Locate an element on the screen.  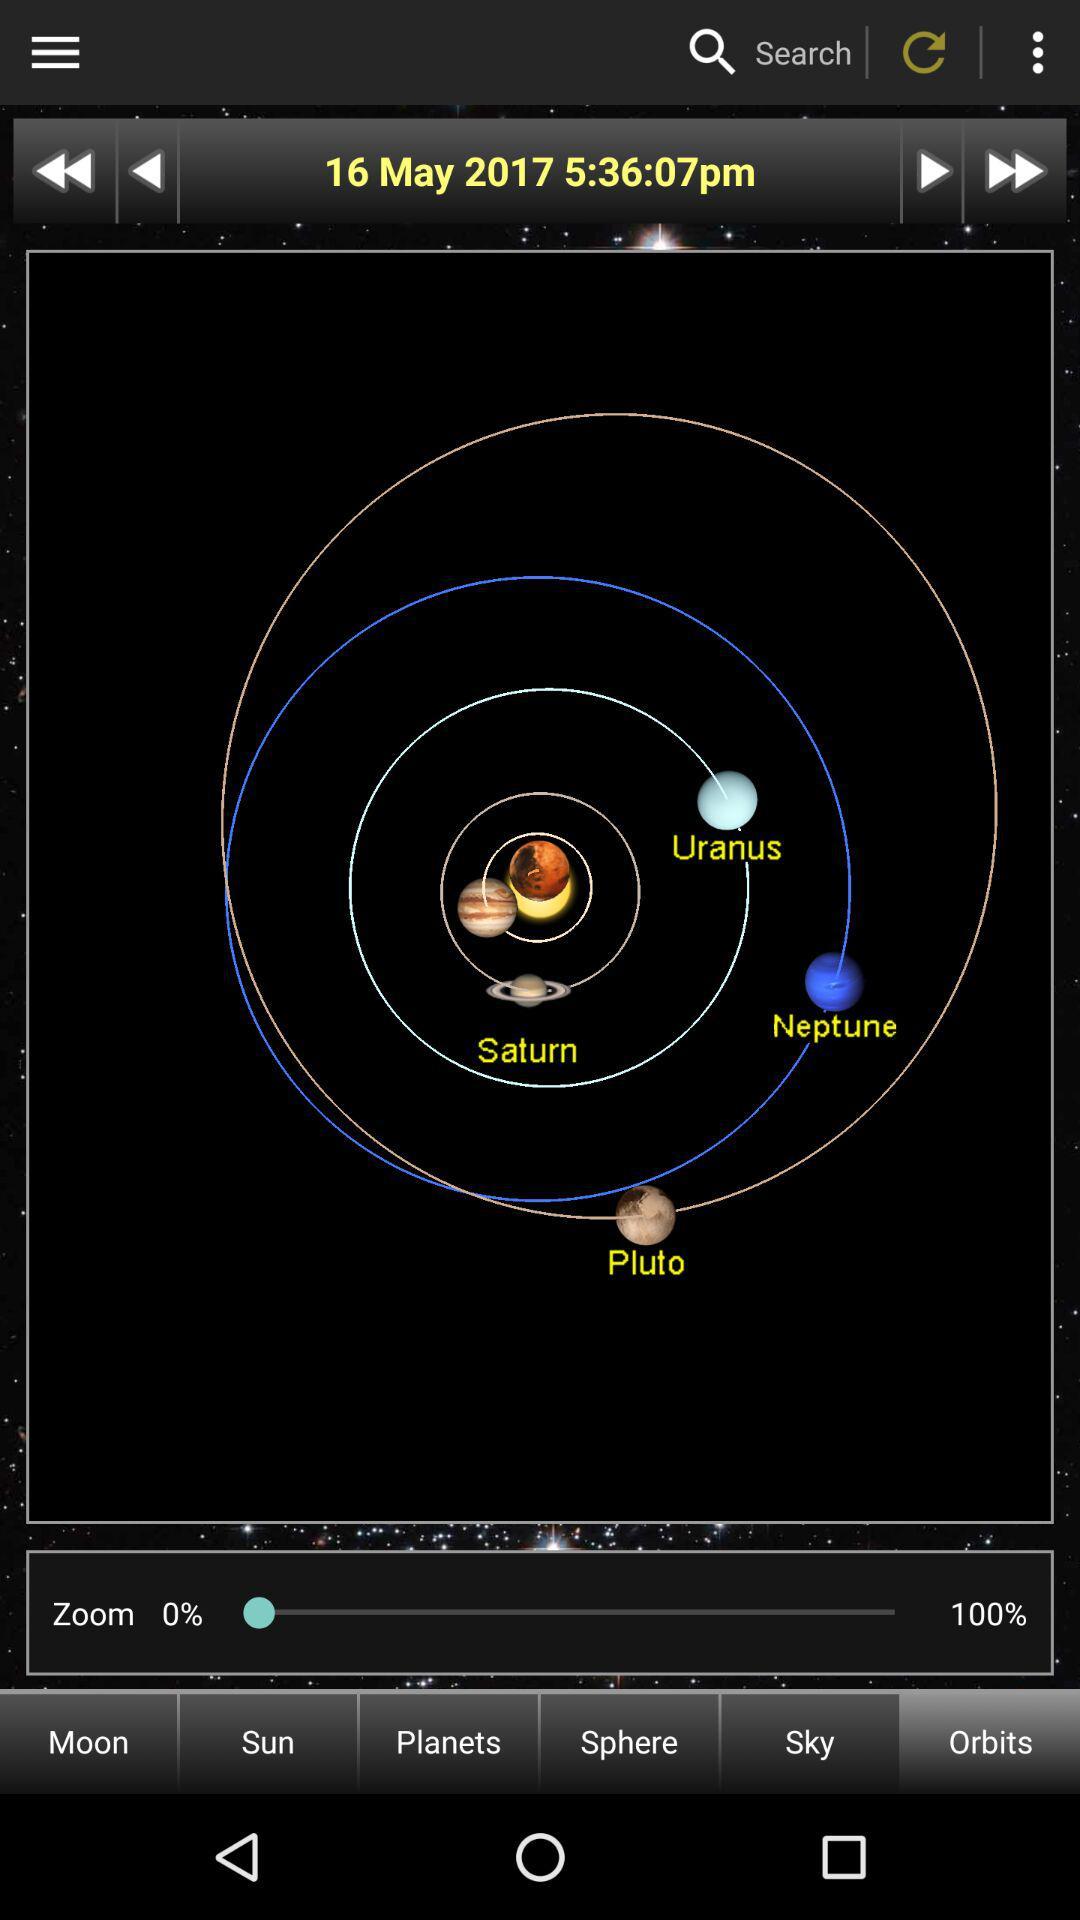
category is located at coordinates (54, 52).